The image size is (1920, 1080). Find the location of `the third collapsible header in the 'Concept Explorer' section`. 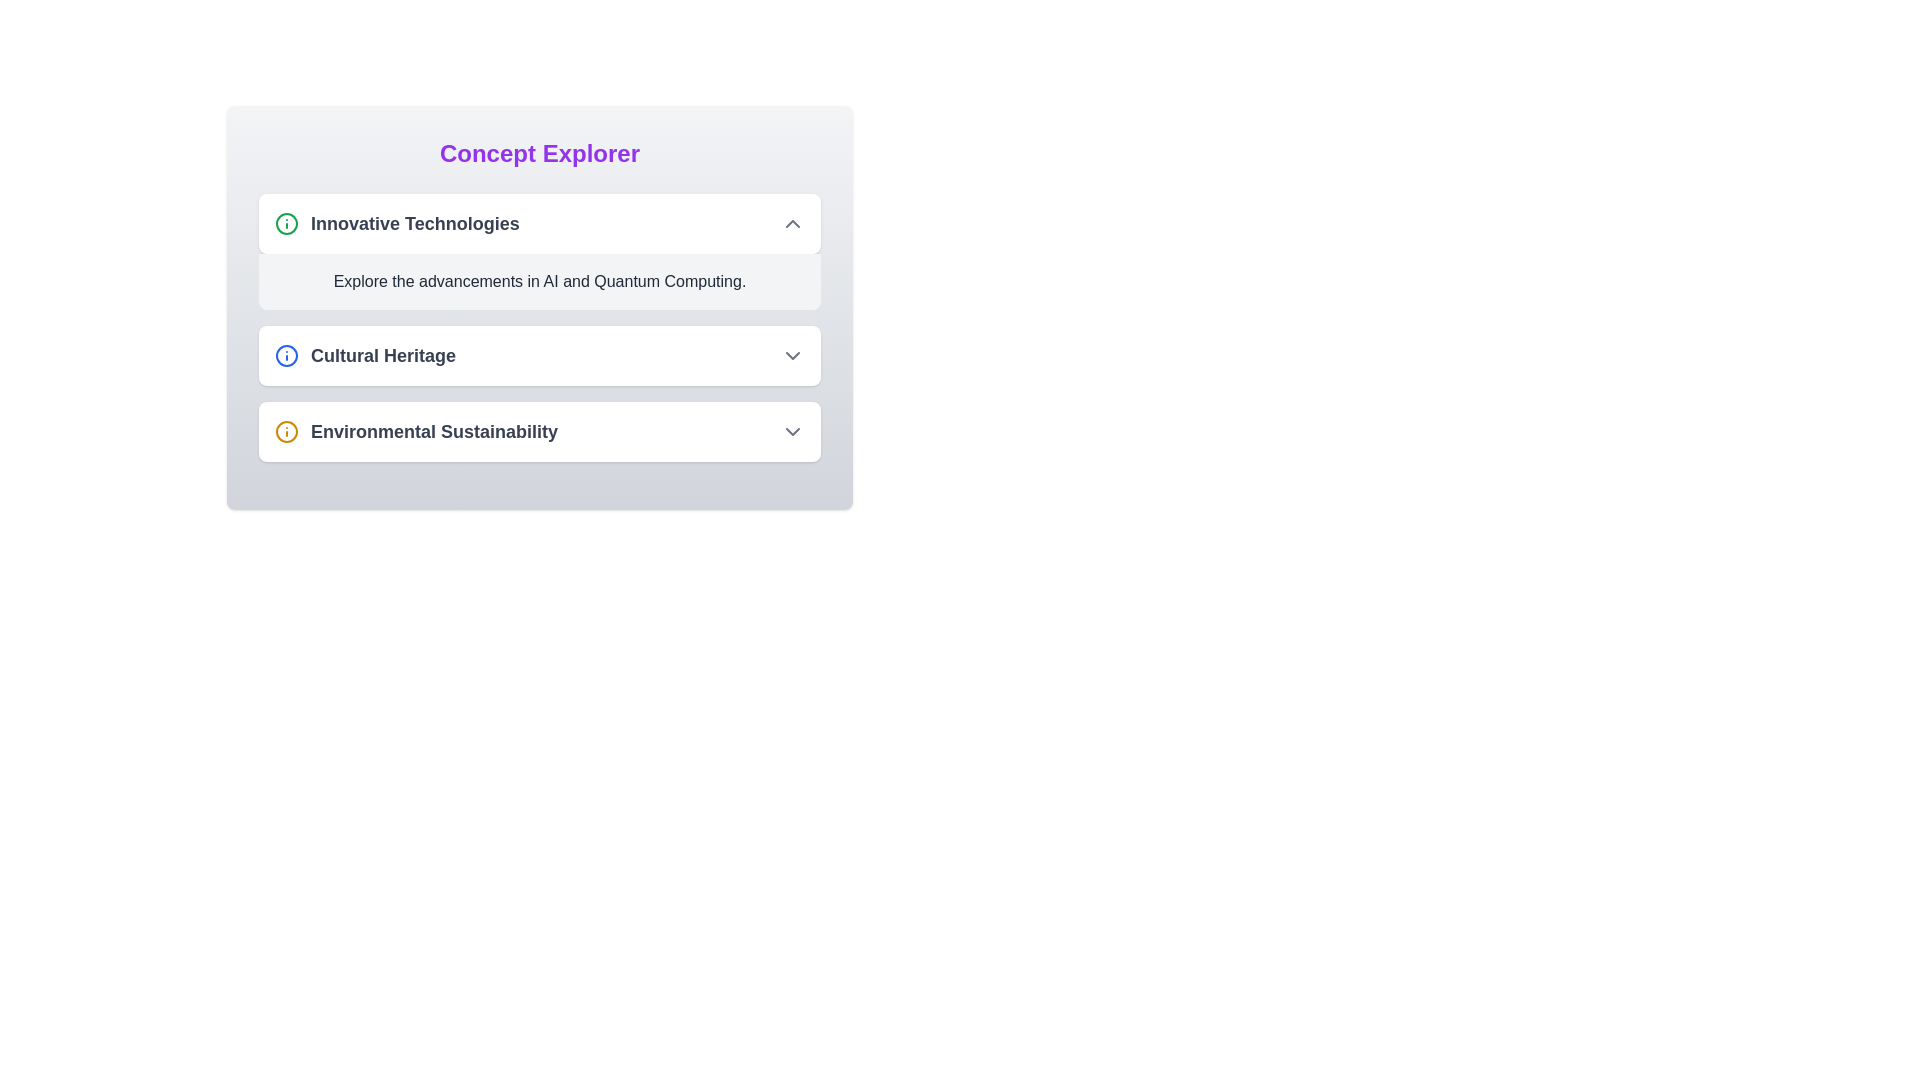

the third collapsible header in the 'Concept Explorer' section is located at coordinates (539, 431).